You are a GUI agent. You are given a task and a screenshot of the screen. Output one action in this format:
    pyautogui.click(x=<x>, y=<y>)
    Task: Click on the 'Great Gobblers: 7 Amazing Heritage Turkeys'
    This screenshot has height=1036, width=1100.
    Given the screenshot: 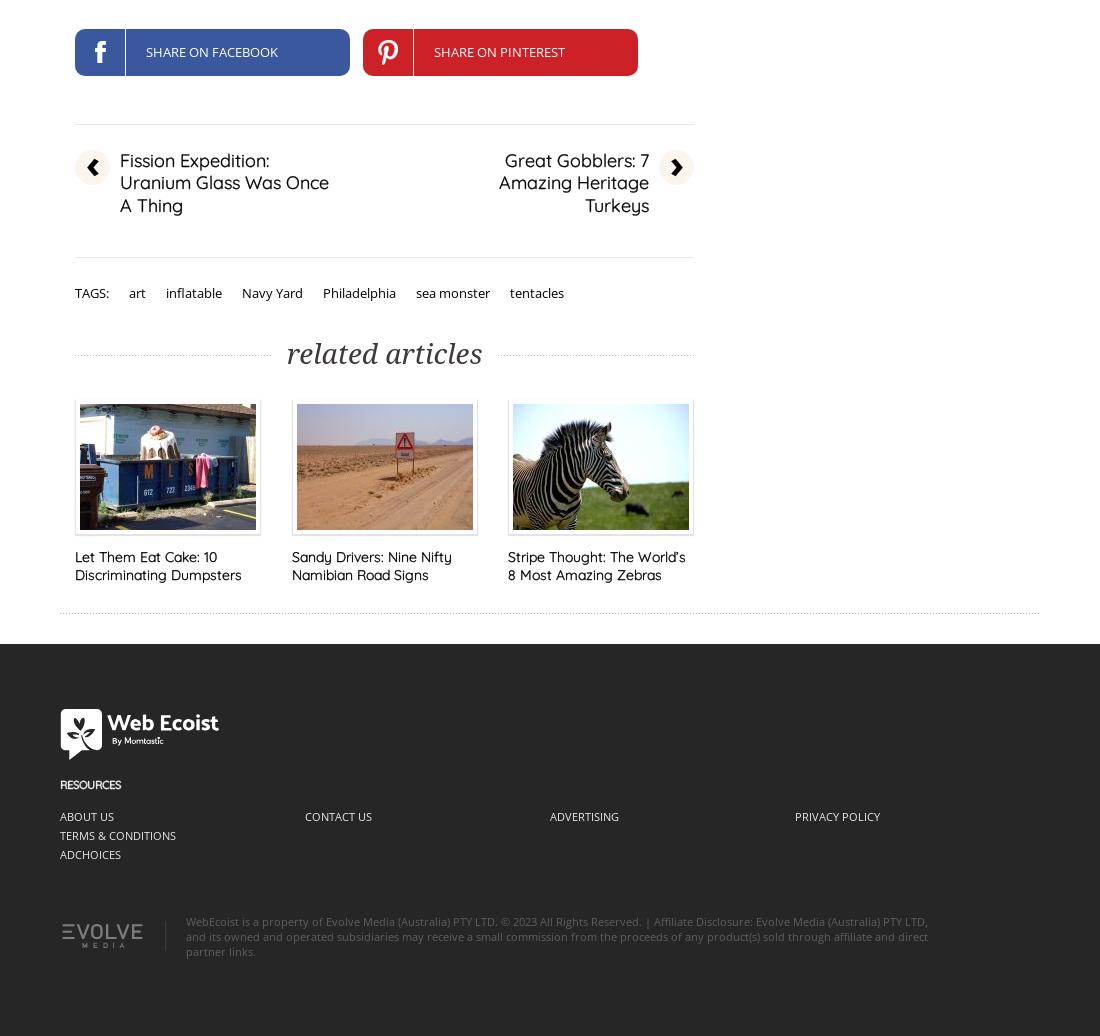 What is the action you would take?
    pyautogui.click(x=572, y=182)
    